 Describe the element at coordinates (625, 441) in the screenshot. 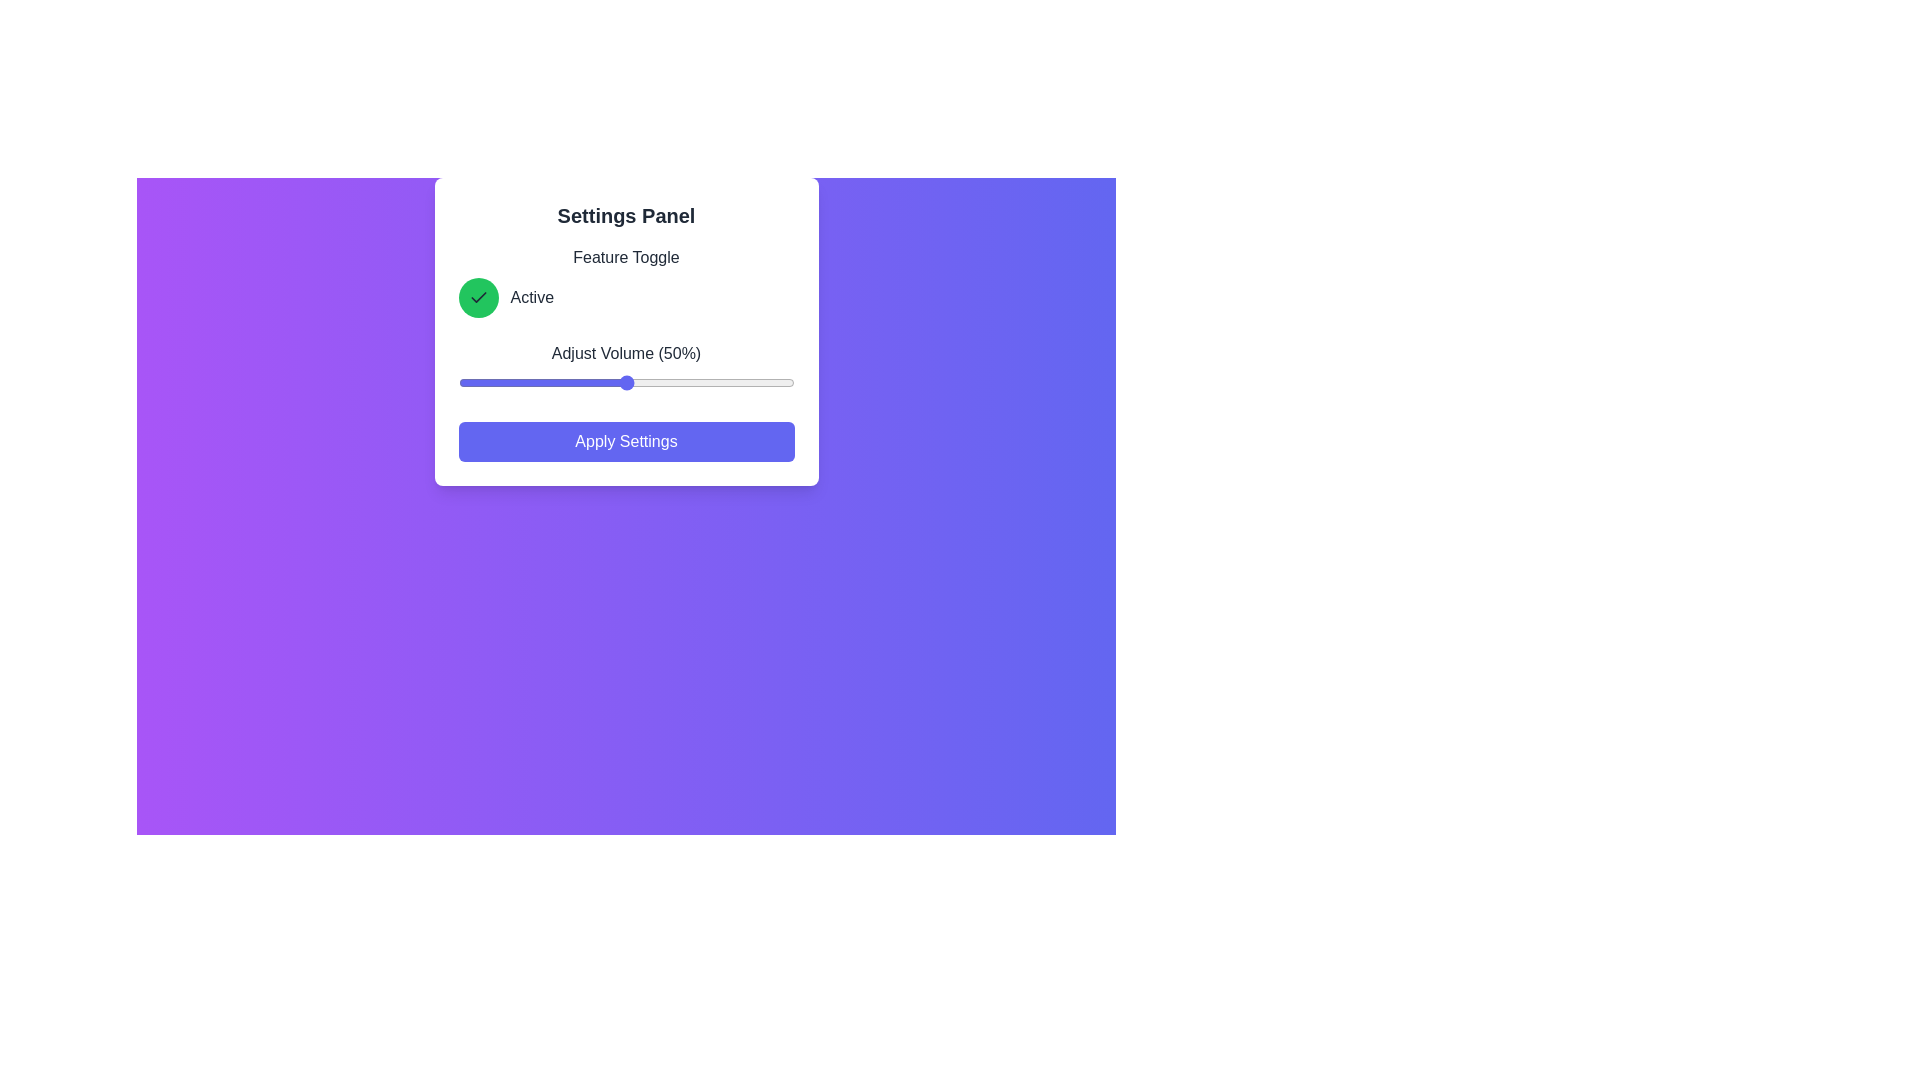

I see `the 'Apply Settings' button, which is a horizontally centered rectangular button with rounded corners, vibrant indigo background, and white text, located at the bottom of the 'Settings Panel'` at that location.